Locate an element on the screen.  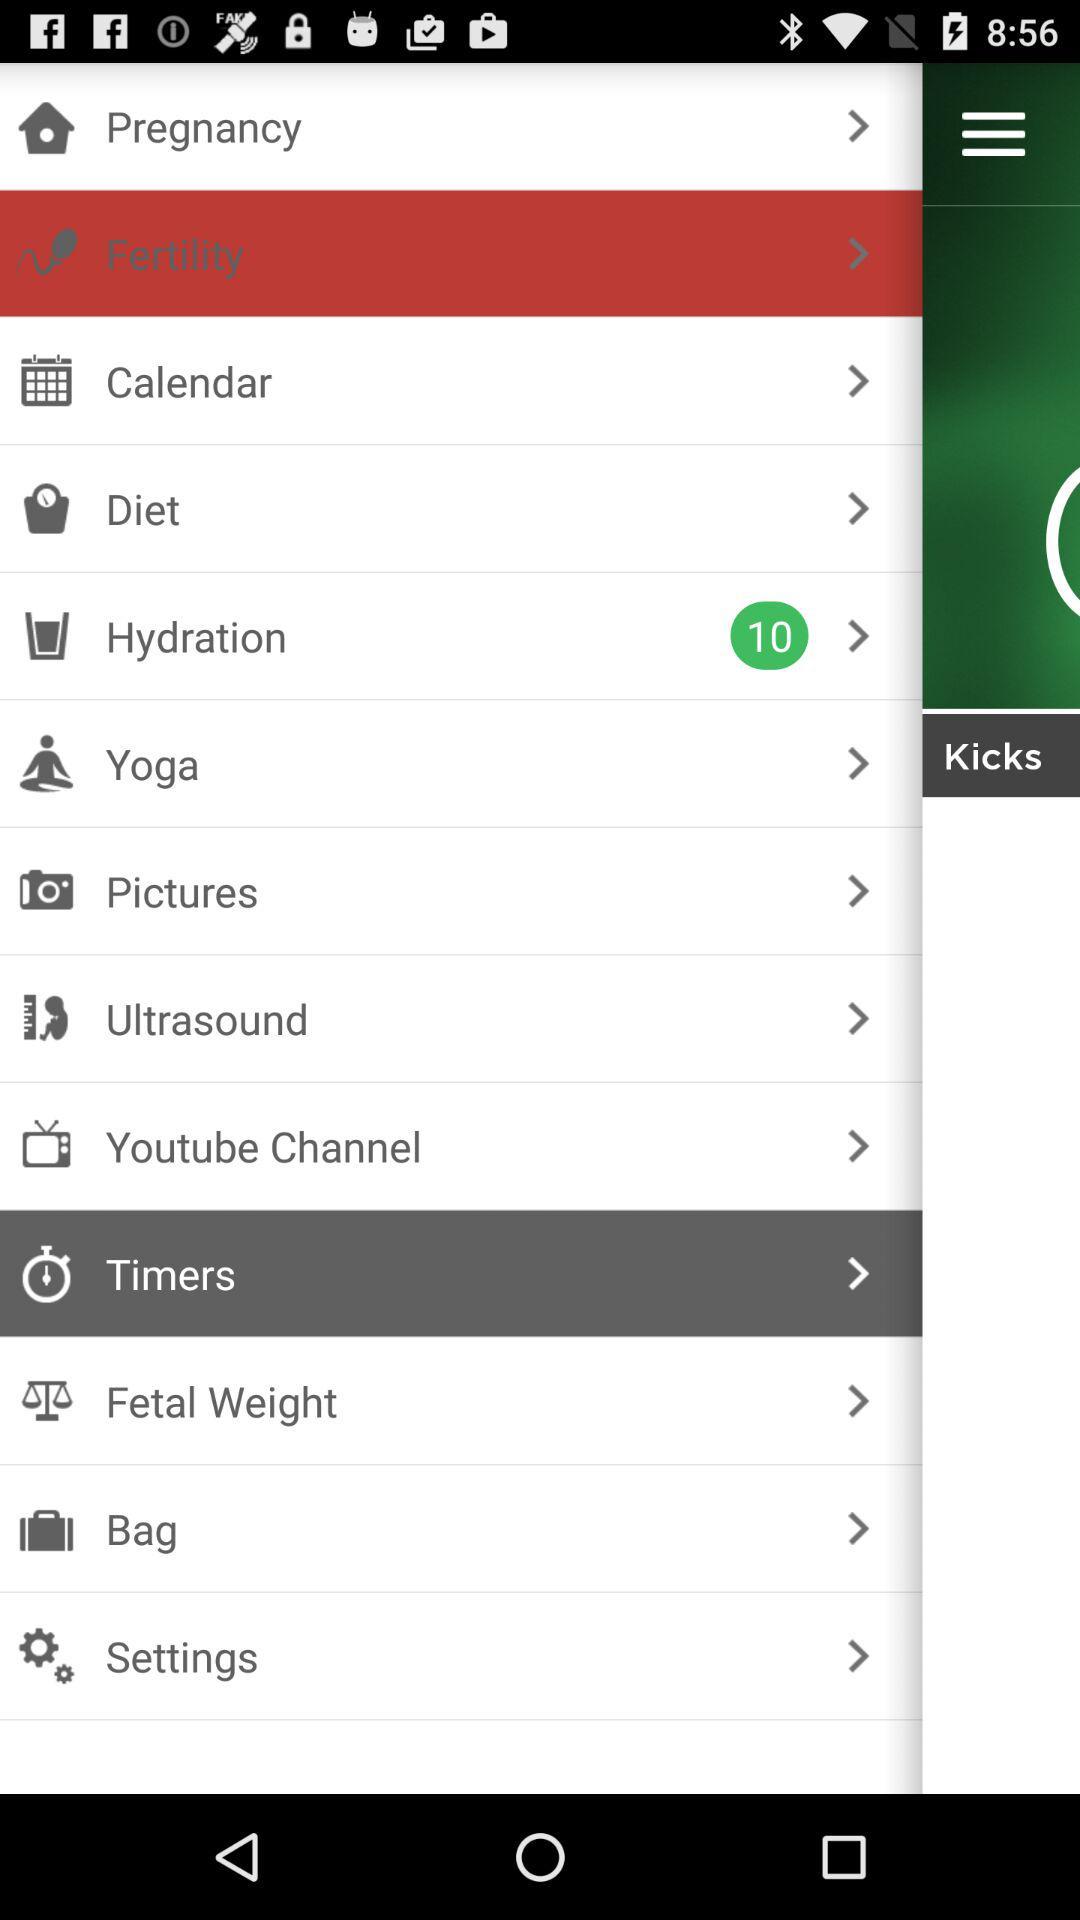
drop down selection menu is located at coordinates (993, 133).